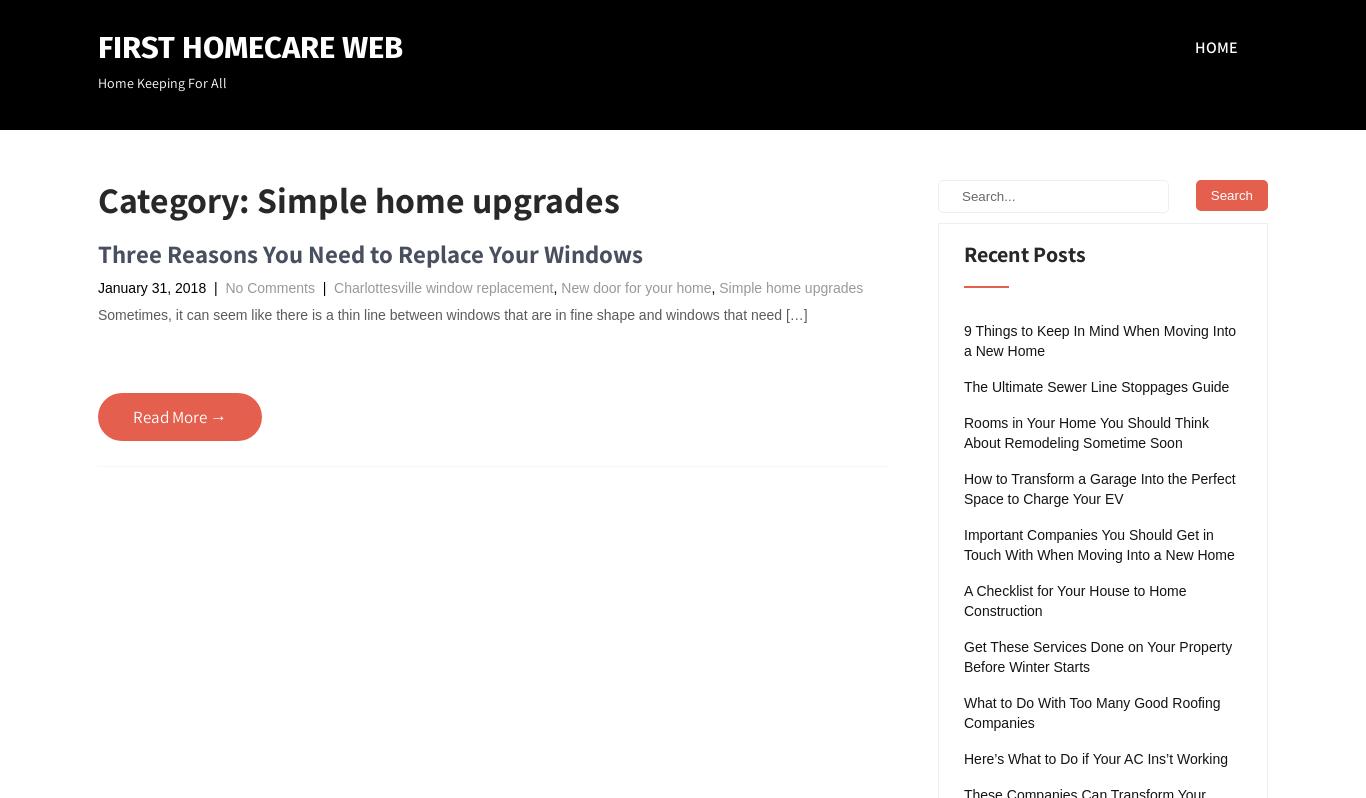  Describe the element at coordinates (451, 314) in the screenshot. I see `'Sometimes, it can seem like there is a thin line between windows that are in fine shape and windows that need […]'` at that location.